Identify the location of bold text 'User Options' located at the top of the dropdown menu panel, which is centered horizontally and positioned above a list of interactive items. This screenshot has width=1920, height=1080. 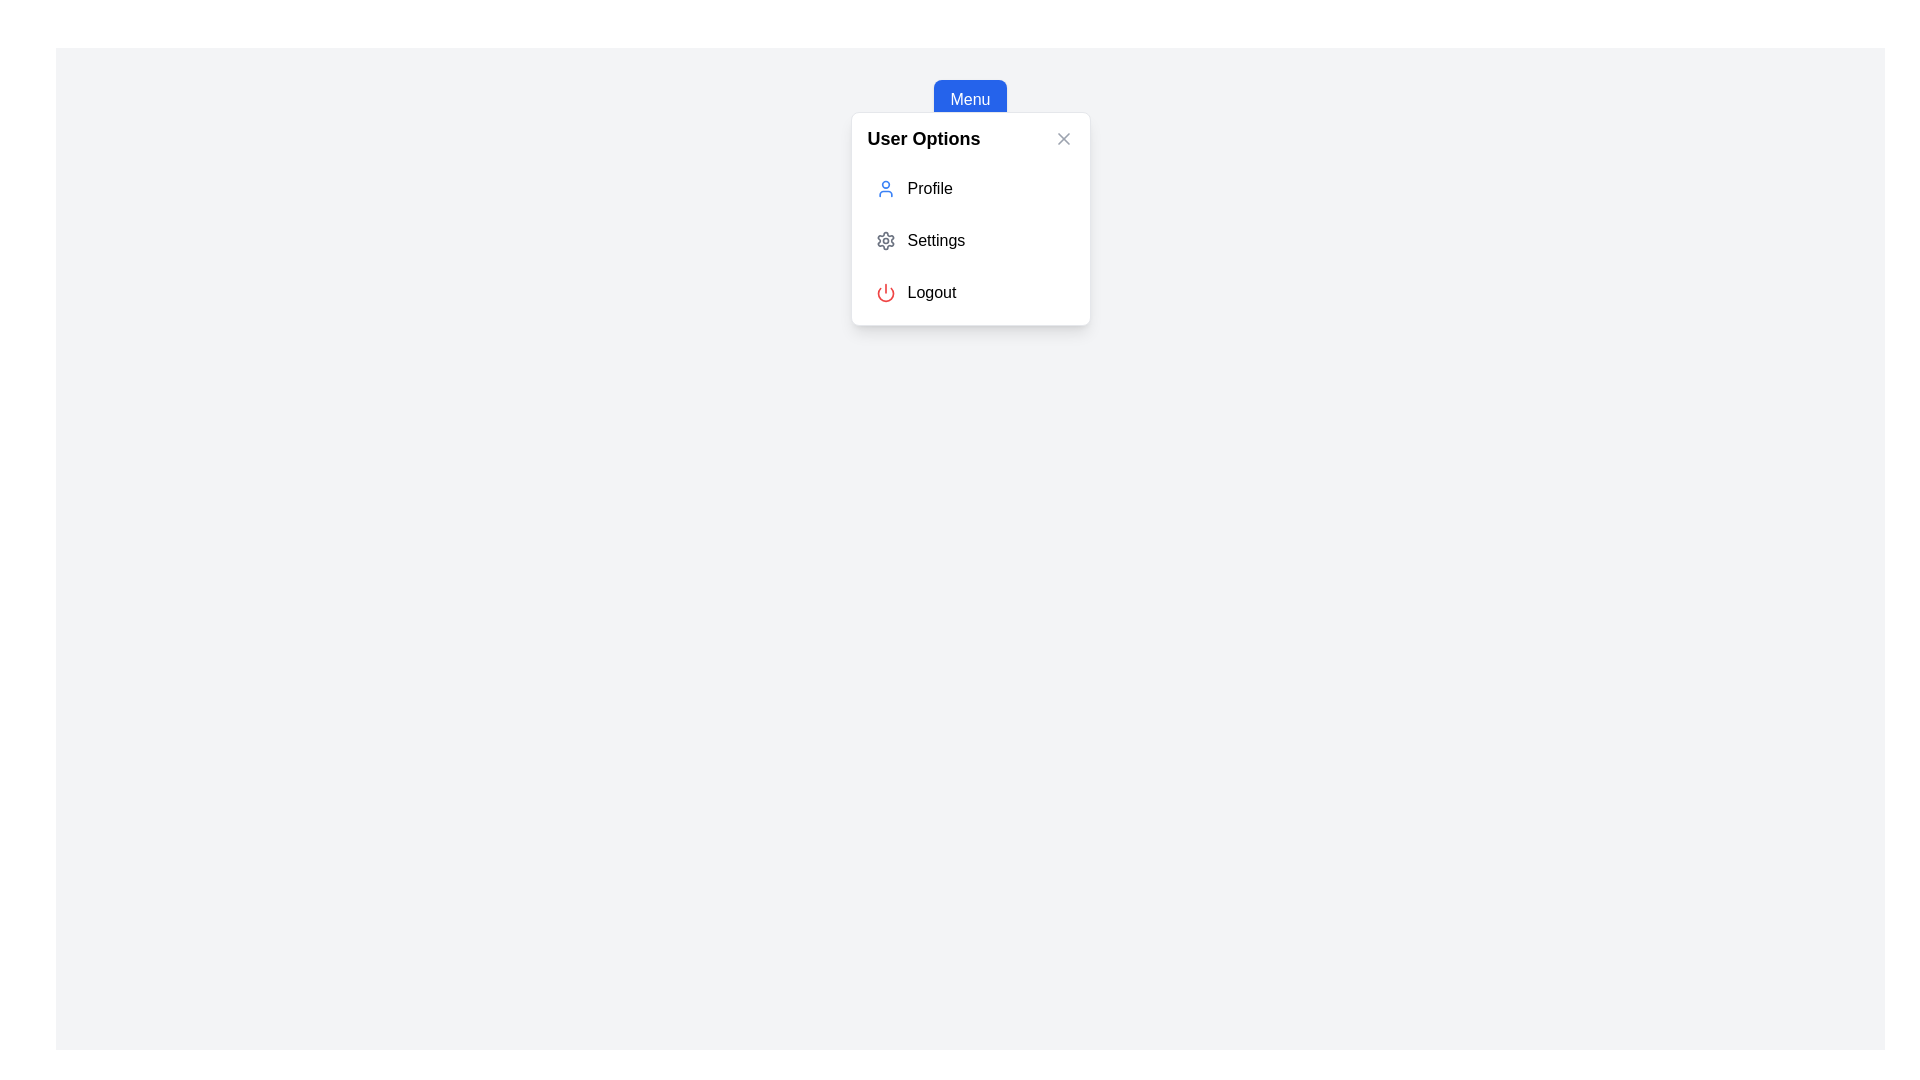
(923, 137).